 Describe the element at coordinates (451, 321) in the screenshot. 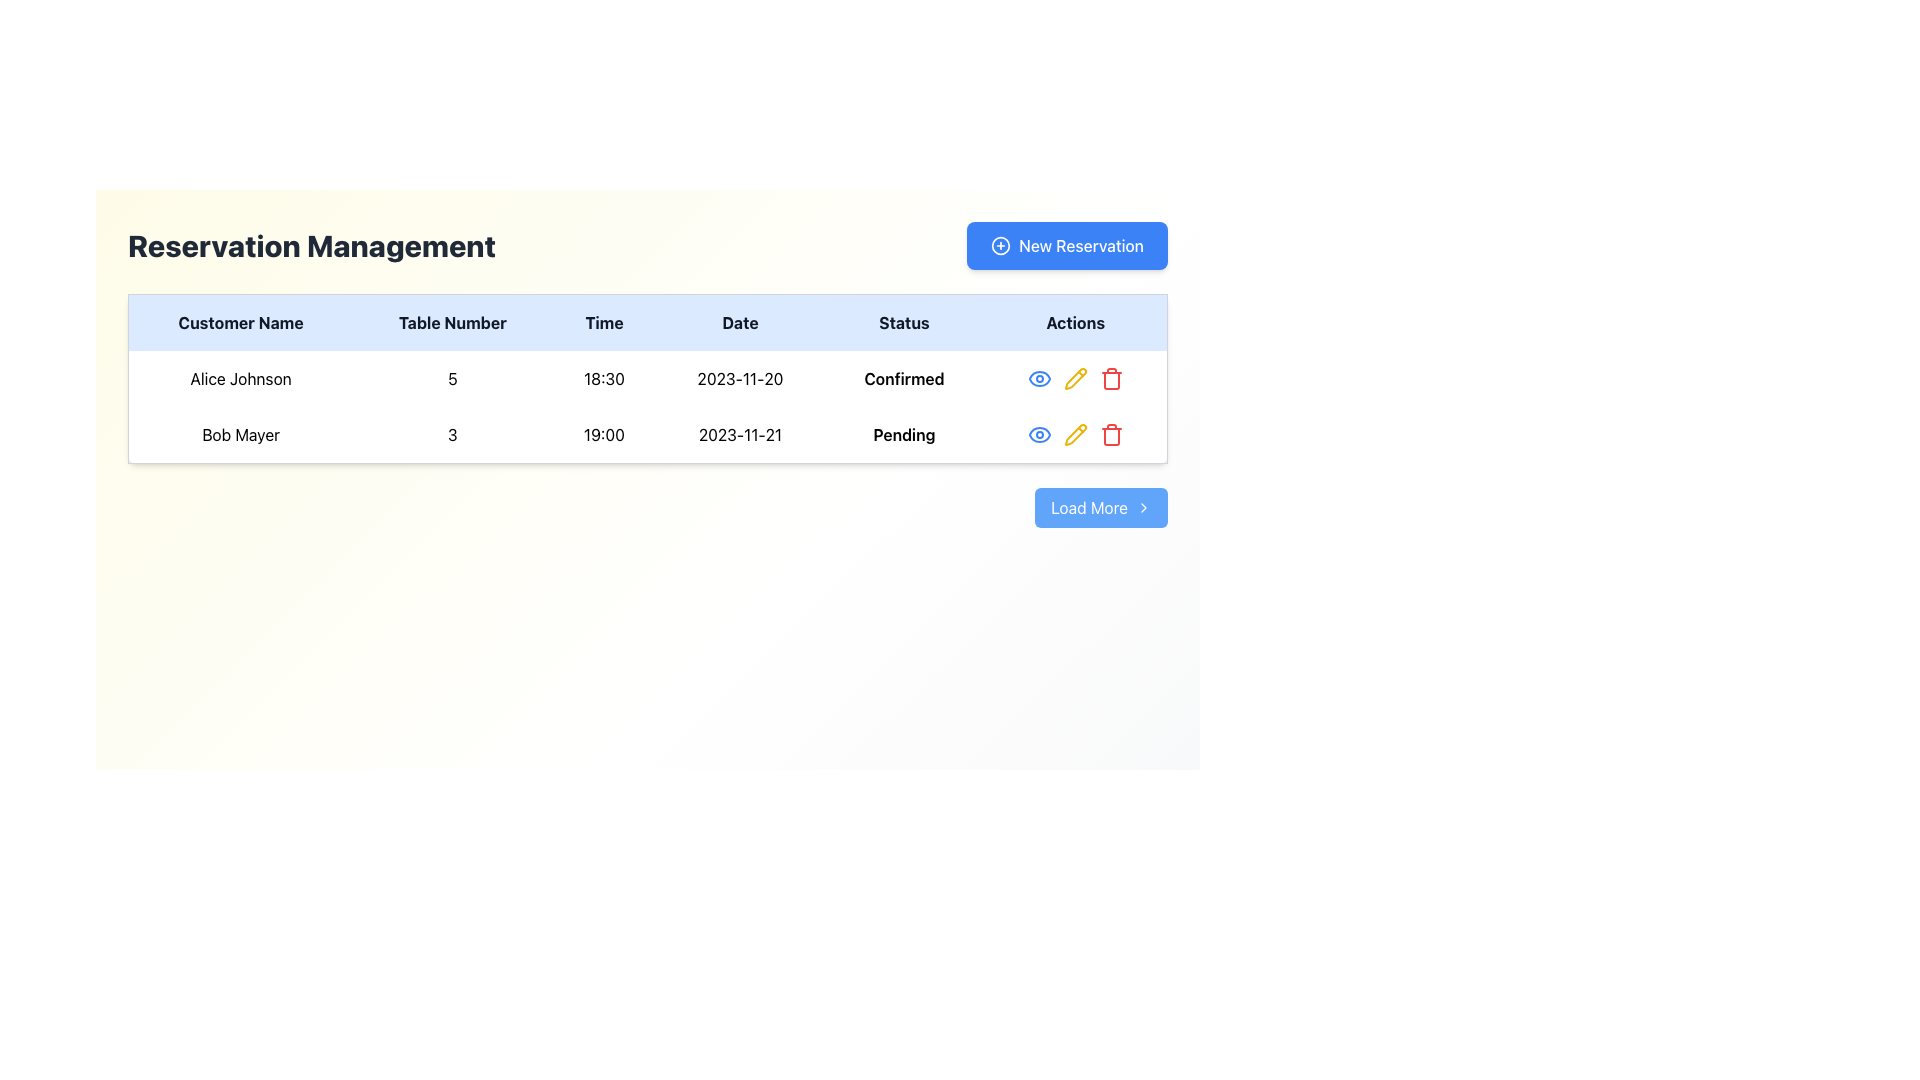

I see `the 'Table Number' column header in the table, which is the second header in a row of six, positioned between 'Customer Name' and 'Time'` at that location.